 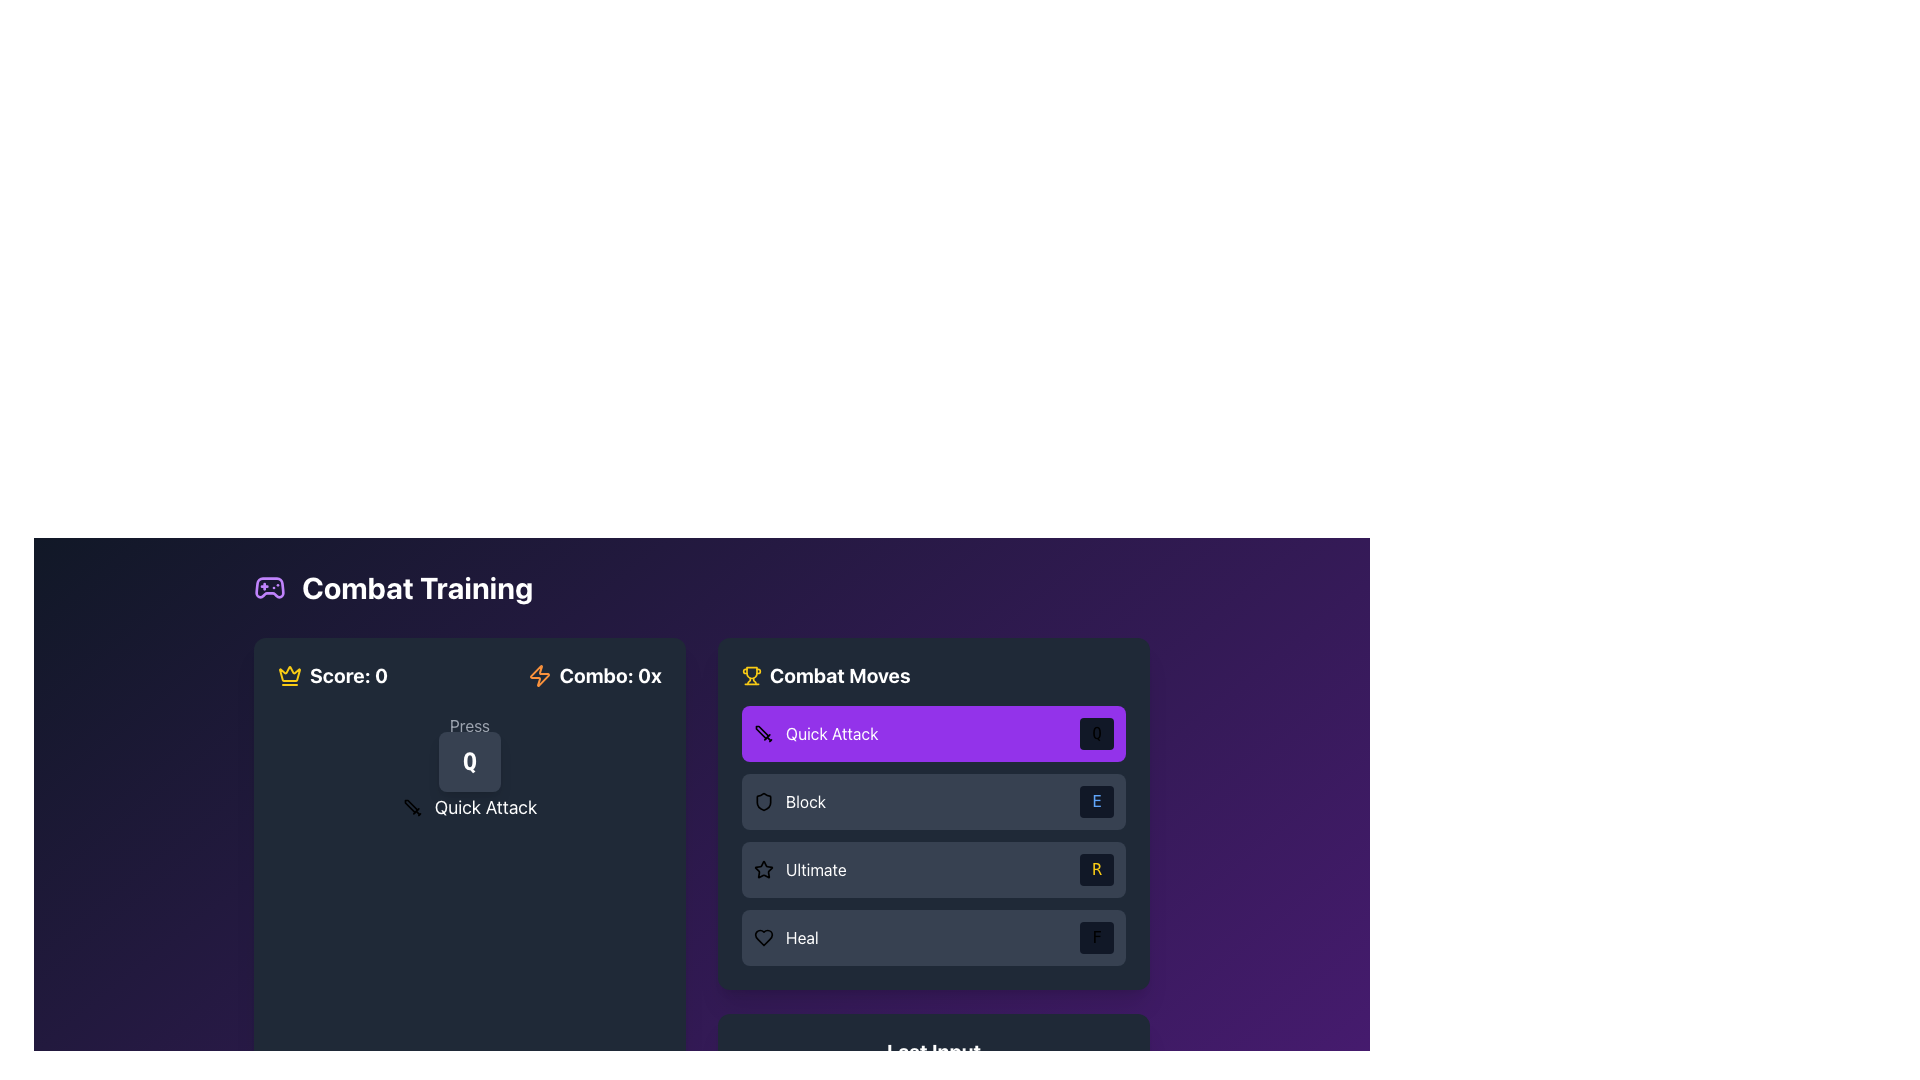 I want to click on letter 'Q' displayed on the rightmost side of the purple-highlighted button labeled 'Quick Attack' in the 'Combat Moves' section, so click(x=1096, y=733).